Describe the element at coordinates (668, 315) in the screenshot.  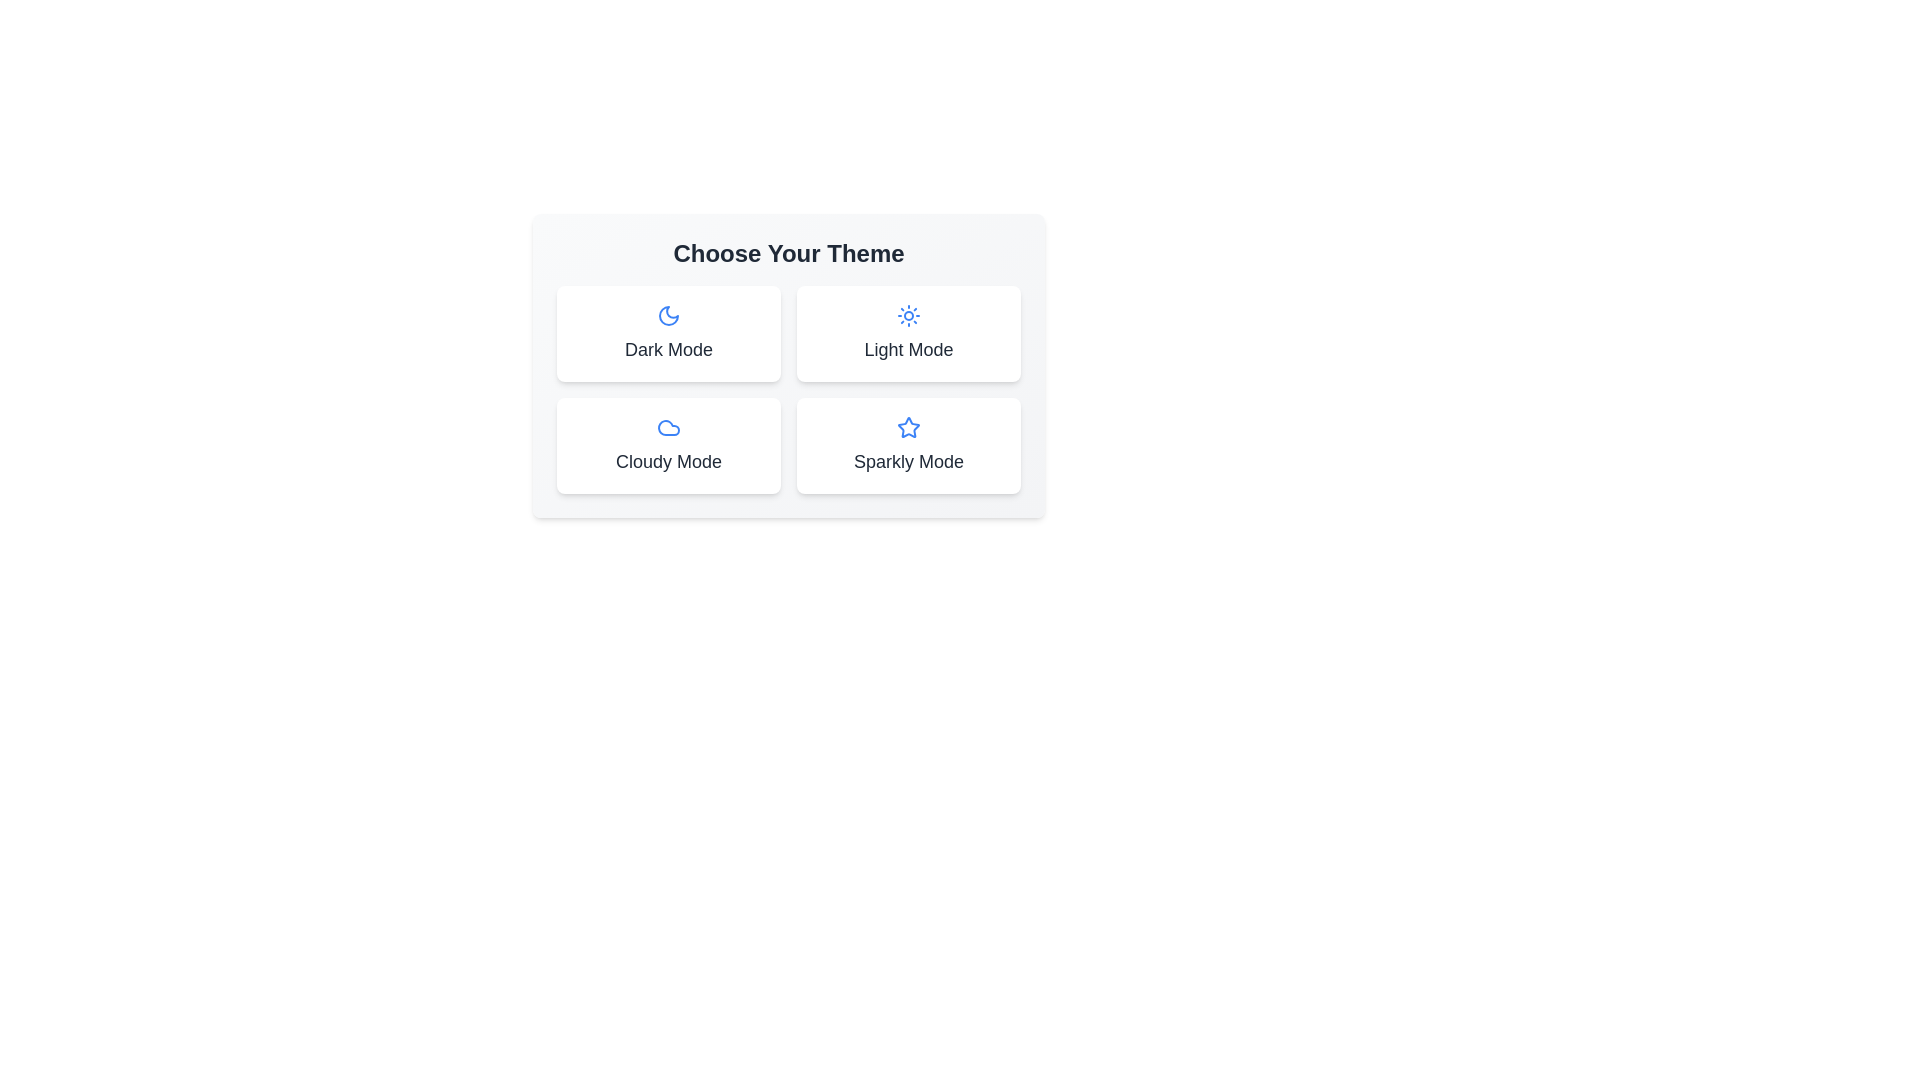
I see `the crescent-shaped moon icon with a blue outline` at that location.